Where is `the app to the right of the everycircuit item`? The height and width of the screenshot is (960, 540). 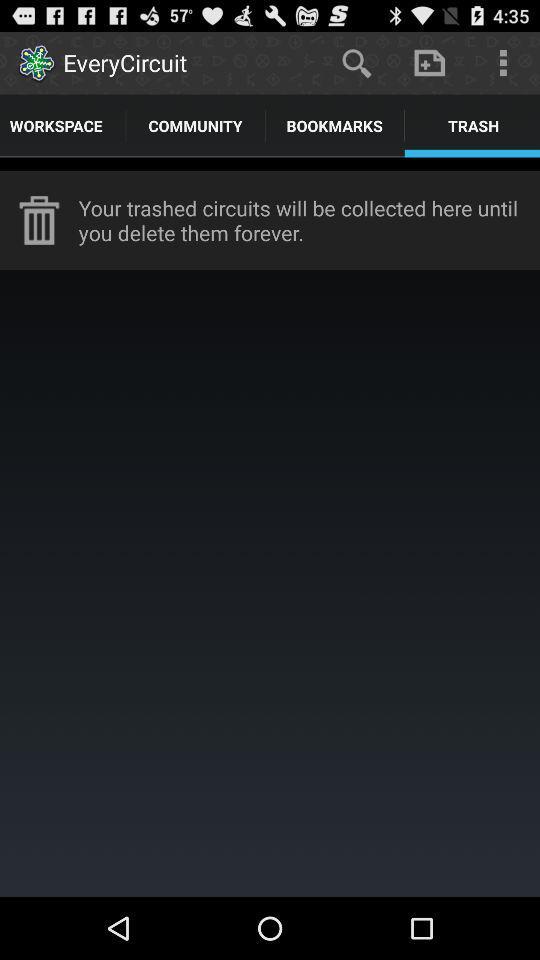 the app to the right of the everycircuit item is located at coordinates (355, 62).